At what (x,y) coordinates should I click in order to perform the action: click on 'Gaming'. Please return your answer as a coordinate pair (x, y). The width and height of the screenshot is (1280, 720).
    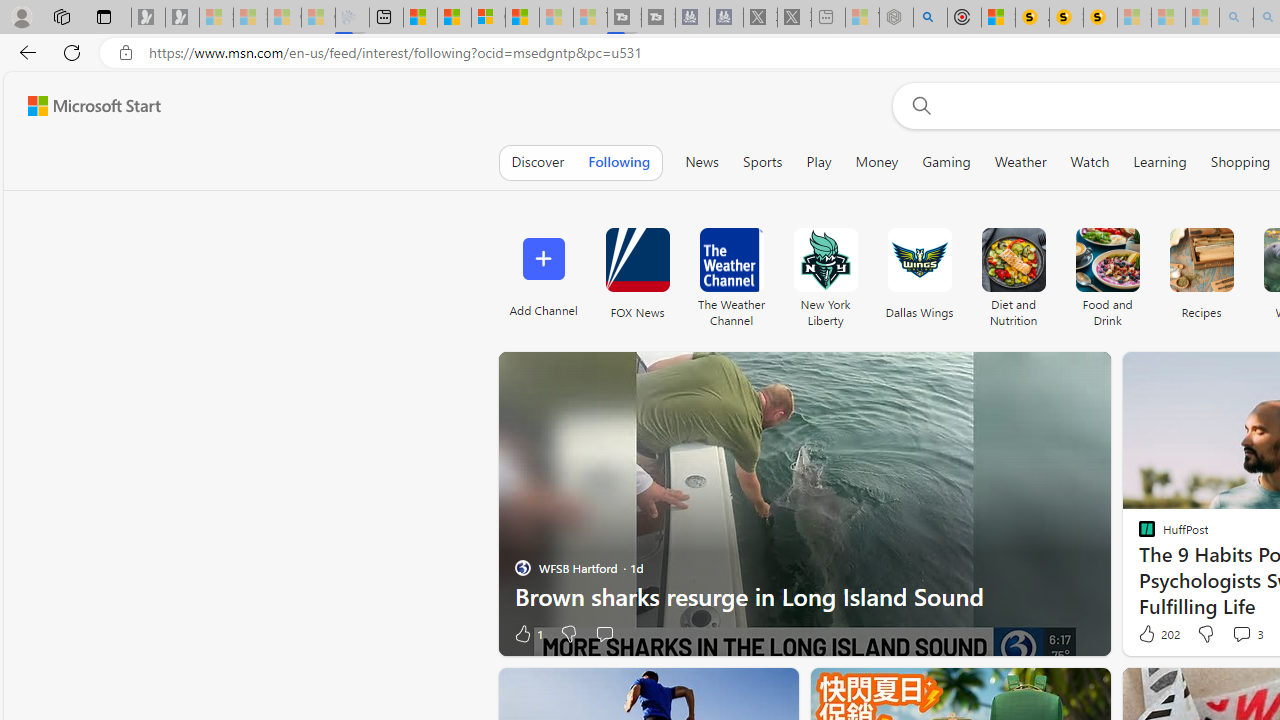
    Looking at the image, I should click on (945, 161).